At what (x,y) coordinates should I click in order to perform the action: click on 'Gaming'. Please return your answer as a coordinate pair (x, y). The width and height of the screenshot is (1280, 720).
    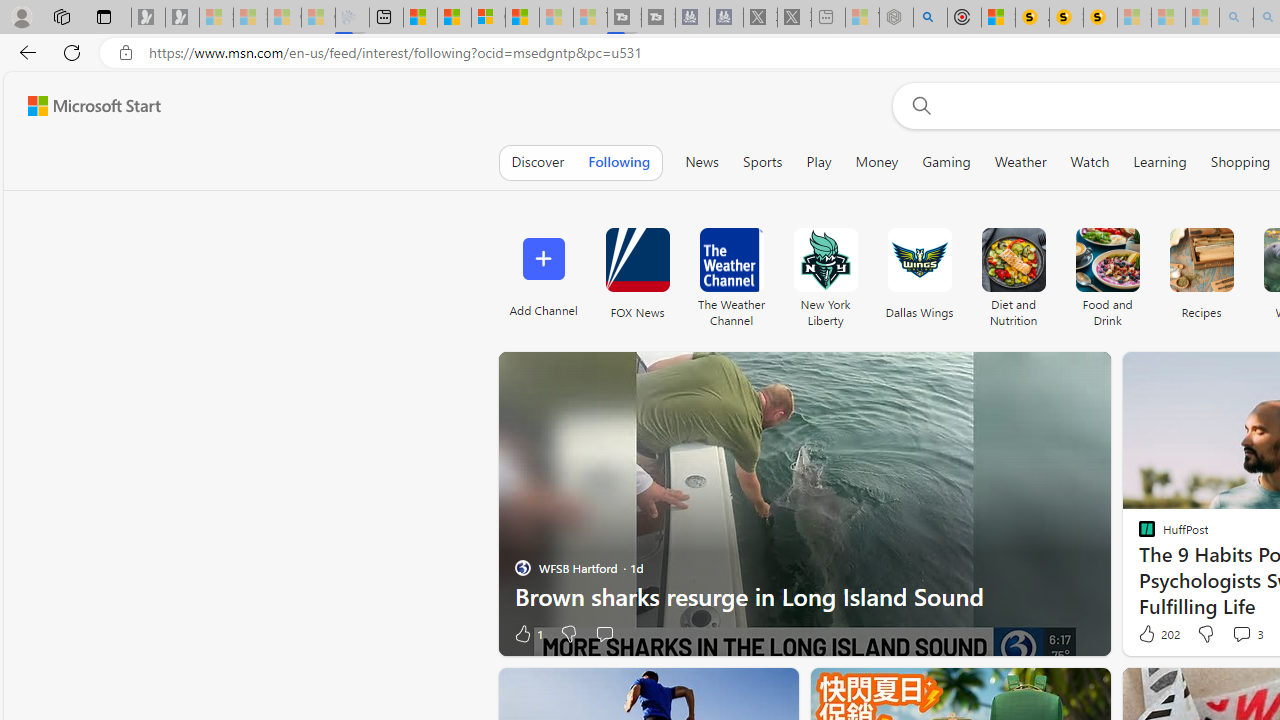
    Looking at the image, I should click on (945, 161).